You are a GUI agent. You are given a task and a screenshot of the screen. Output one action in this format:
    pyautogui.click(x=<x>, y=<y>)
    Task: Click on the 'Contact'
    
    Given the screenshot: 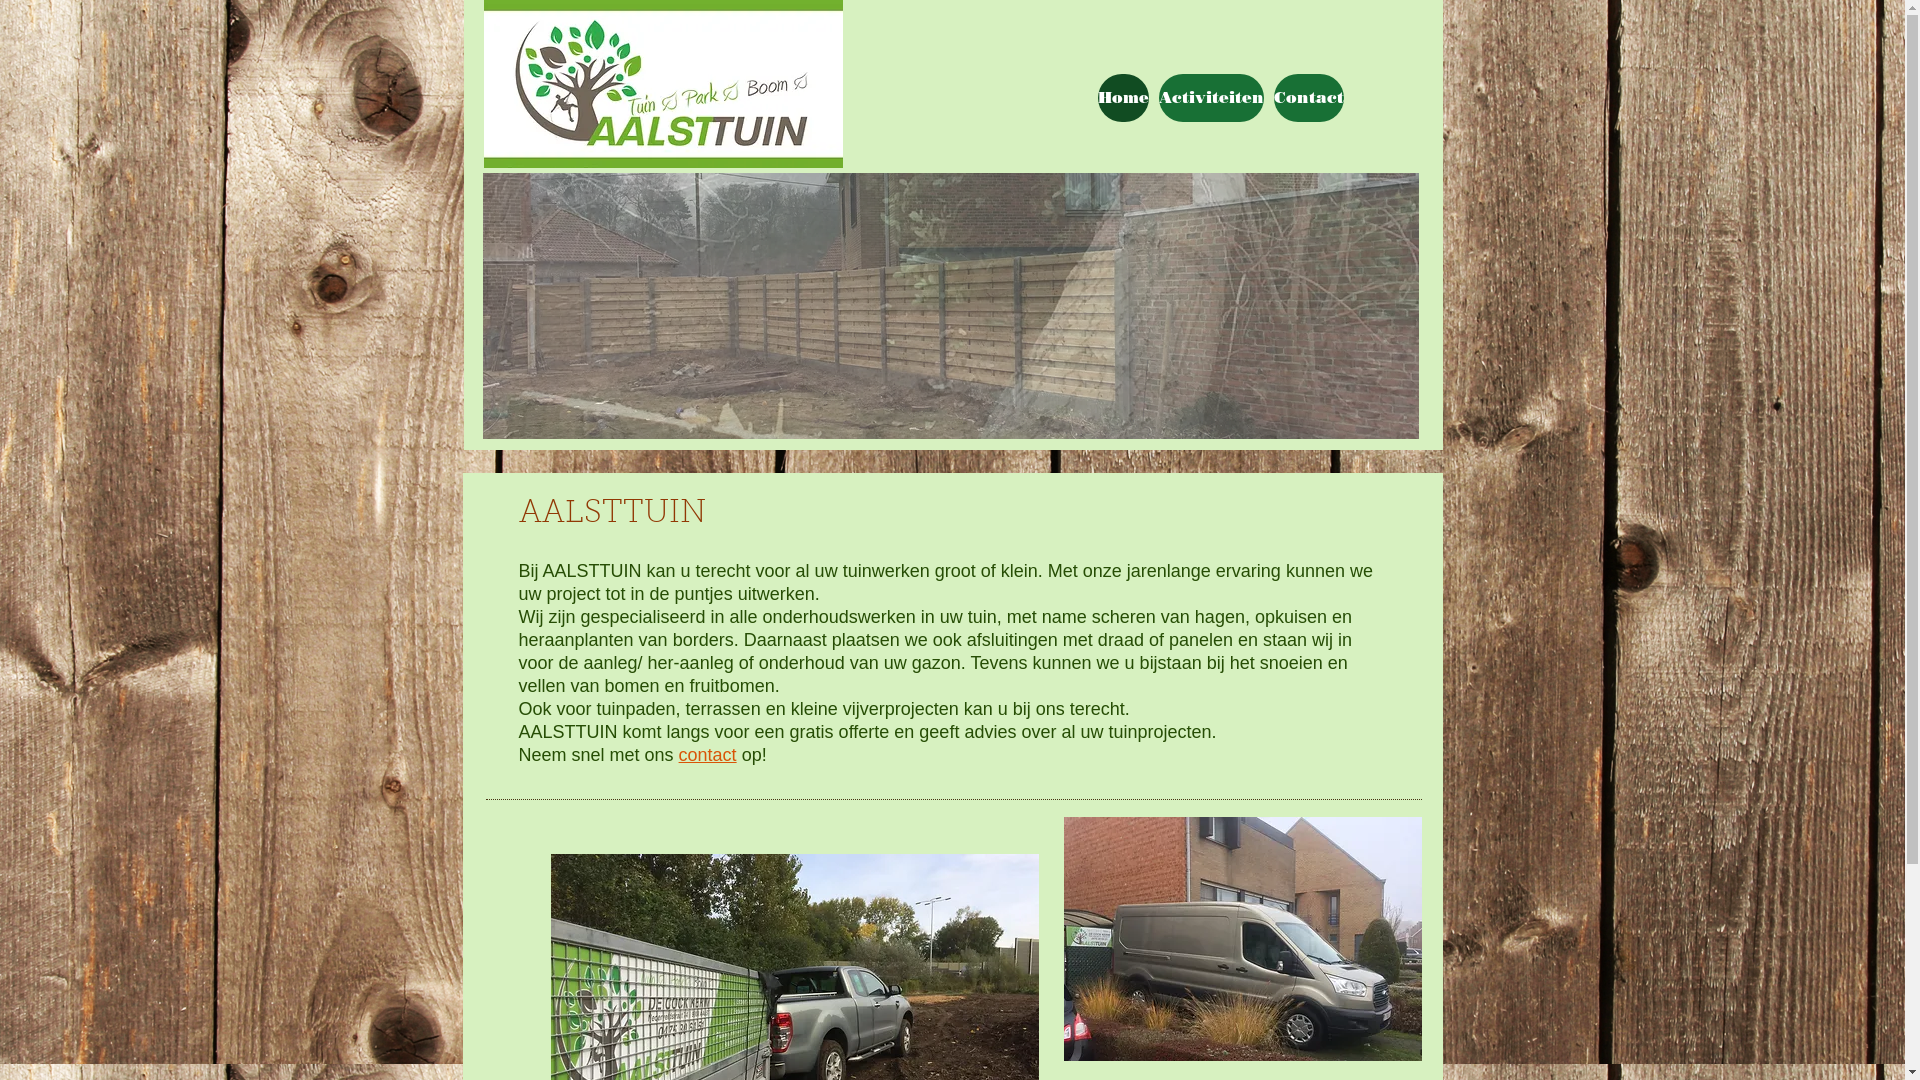 What is the action you would take?
    pyautogui.click(x=1309, y=97)
    